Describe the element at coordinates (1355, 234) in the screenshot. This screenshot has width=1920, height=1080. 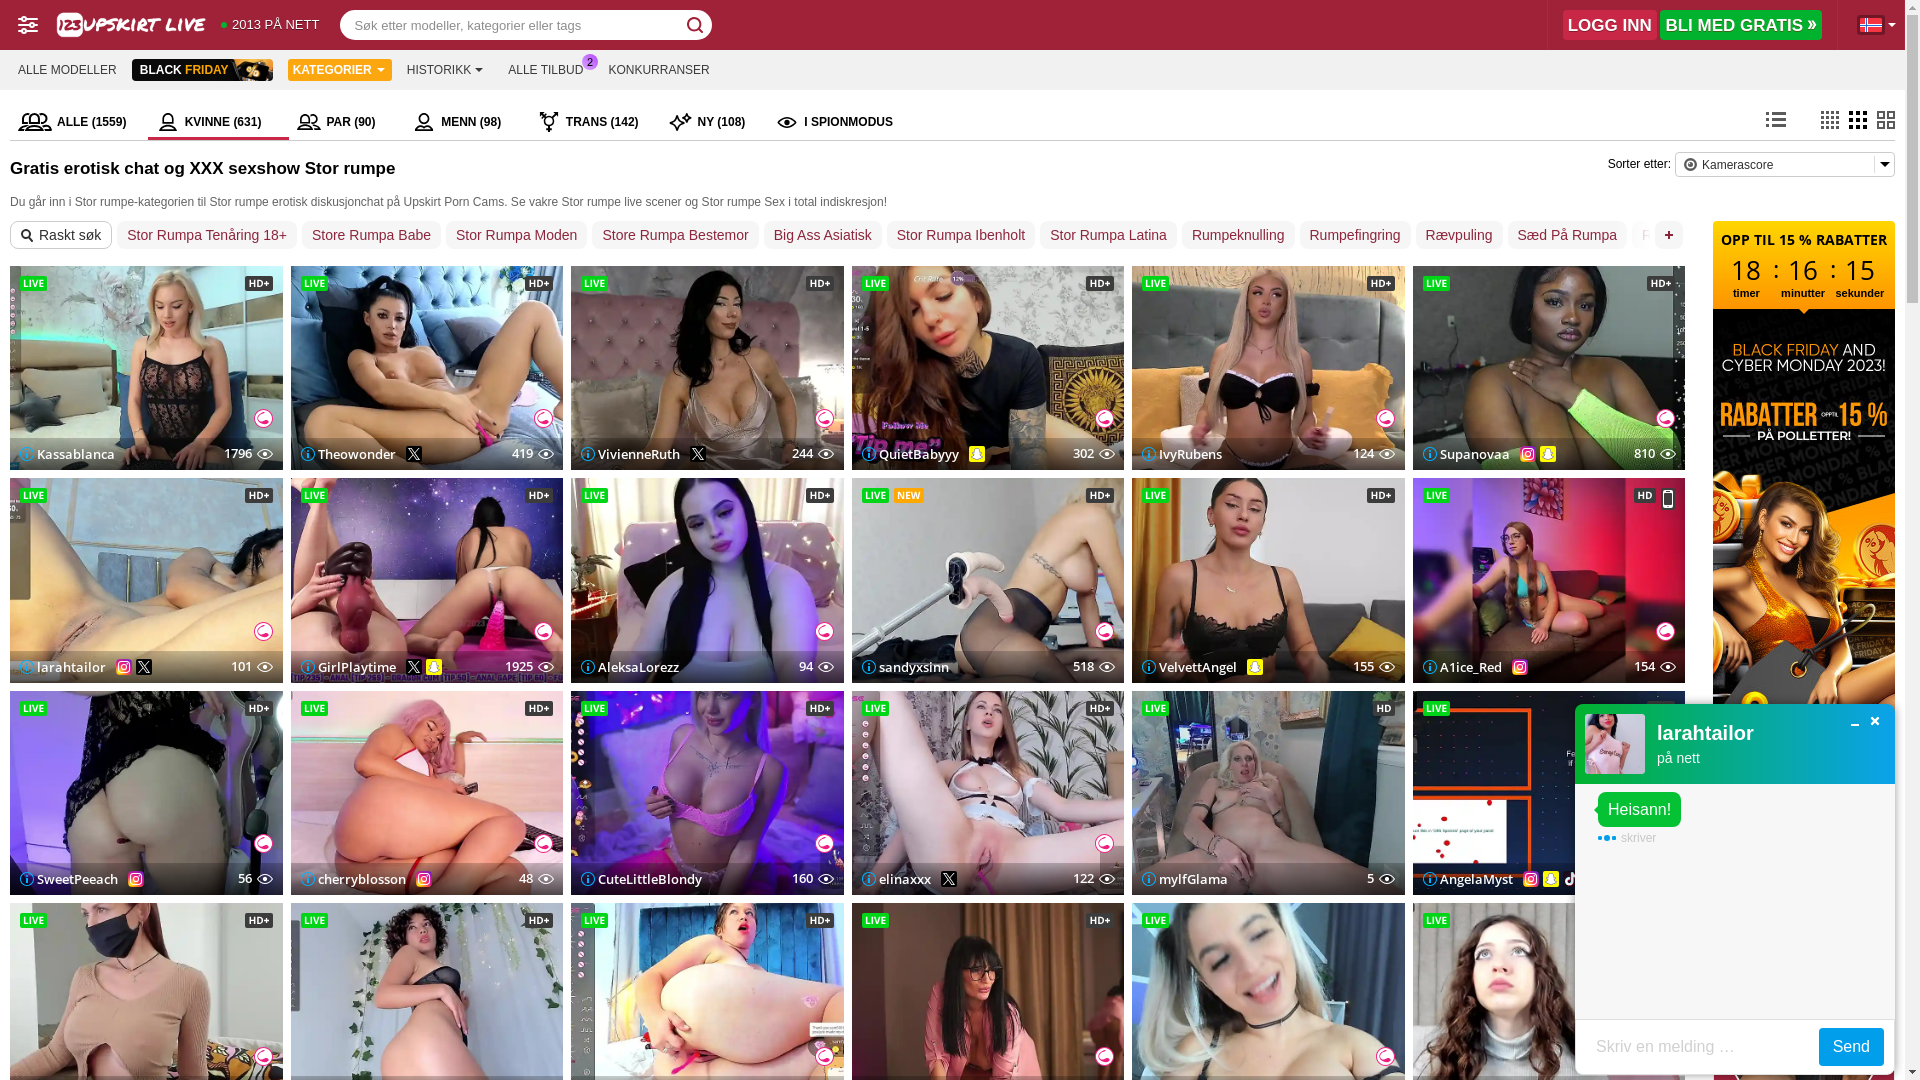
I see `'Rumpefingring'` at that location.